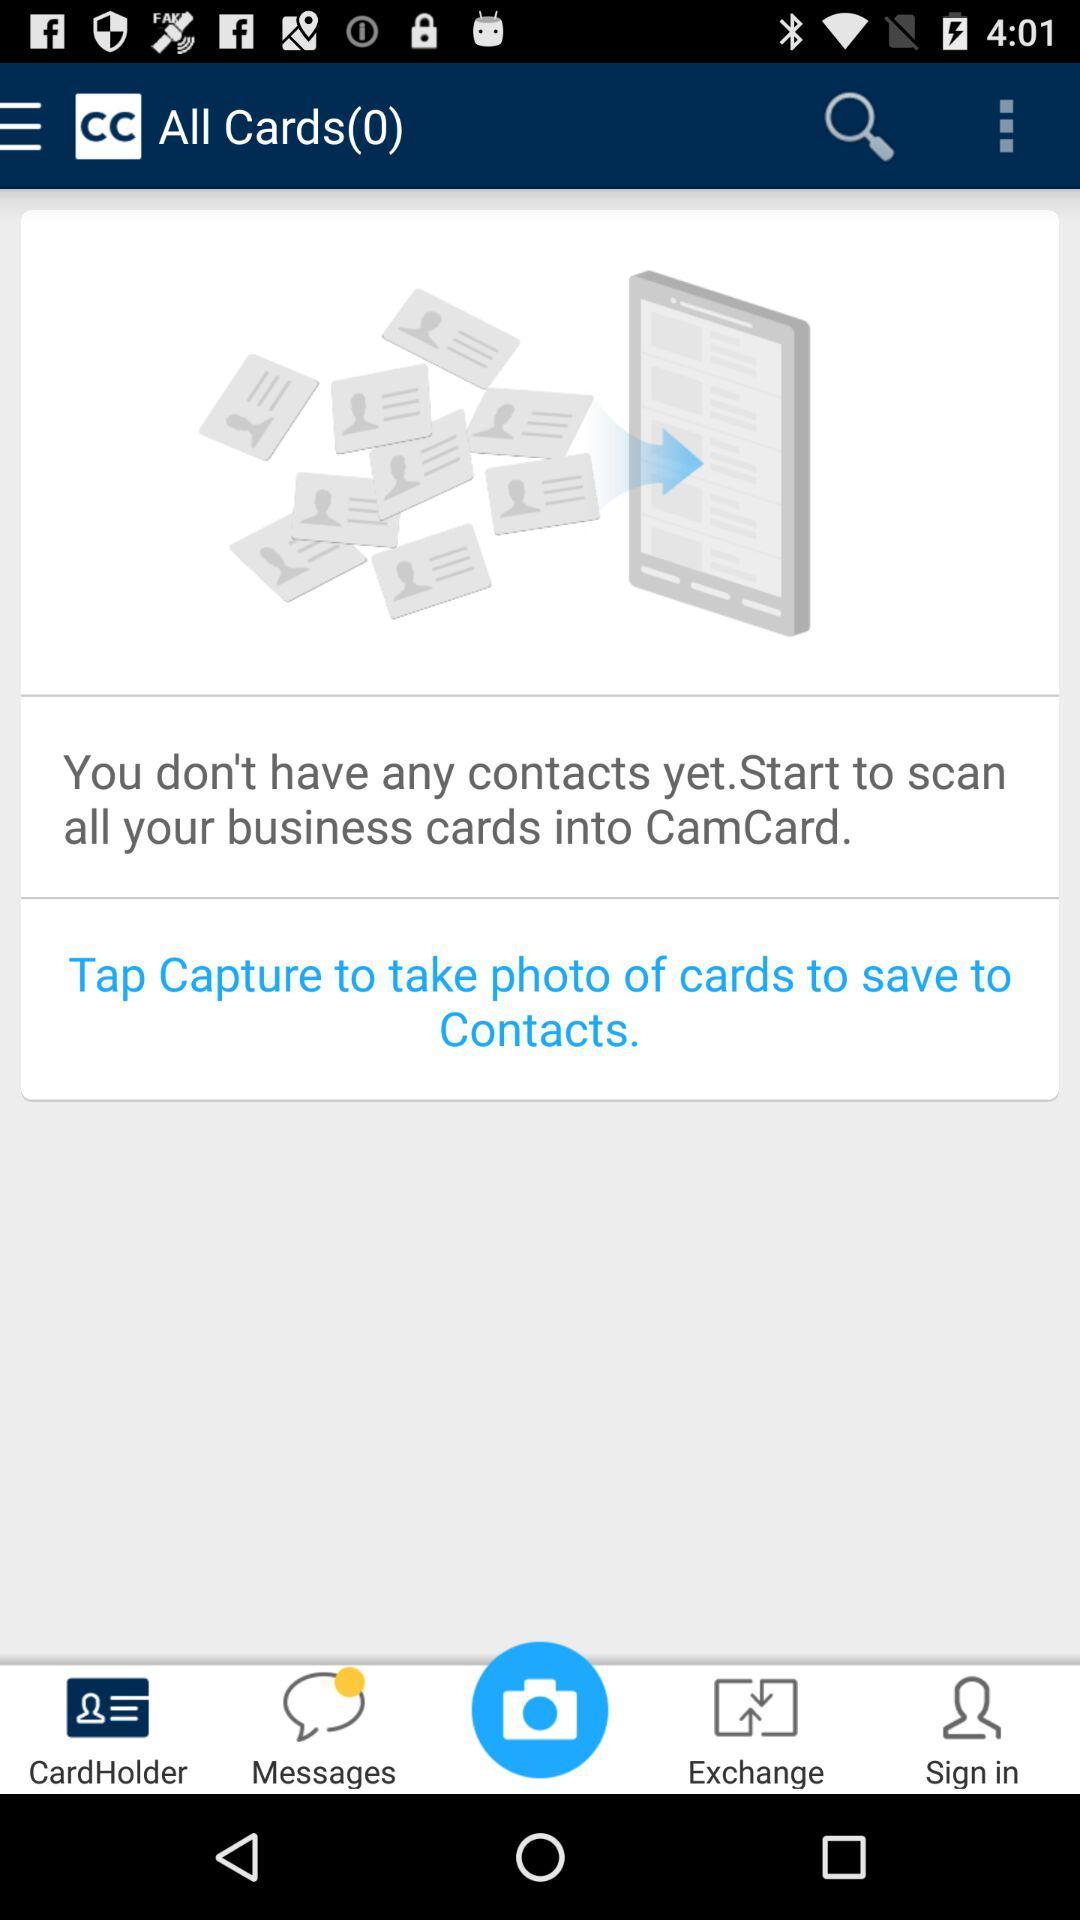 The image size is (1080, 1920). I want to click on the sign in item, so click(971, 1726).